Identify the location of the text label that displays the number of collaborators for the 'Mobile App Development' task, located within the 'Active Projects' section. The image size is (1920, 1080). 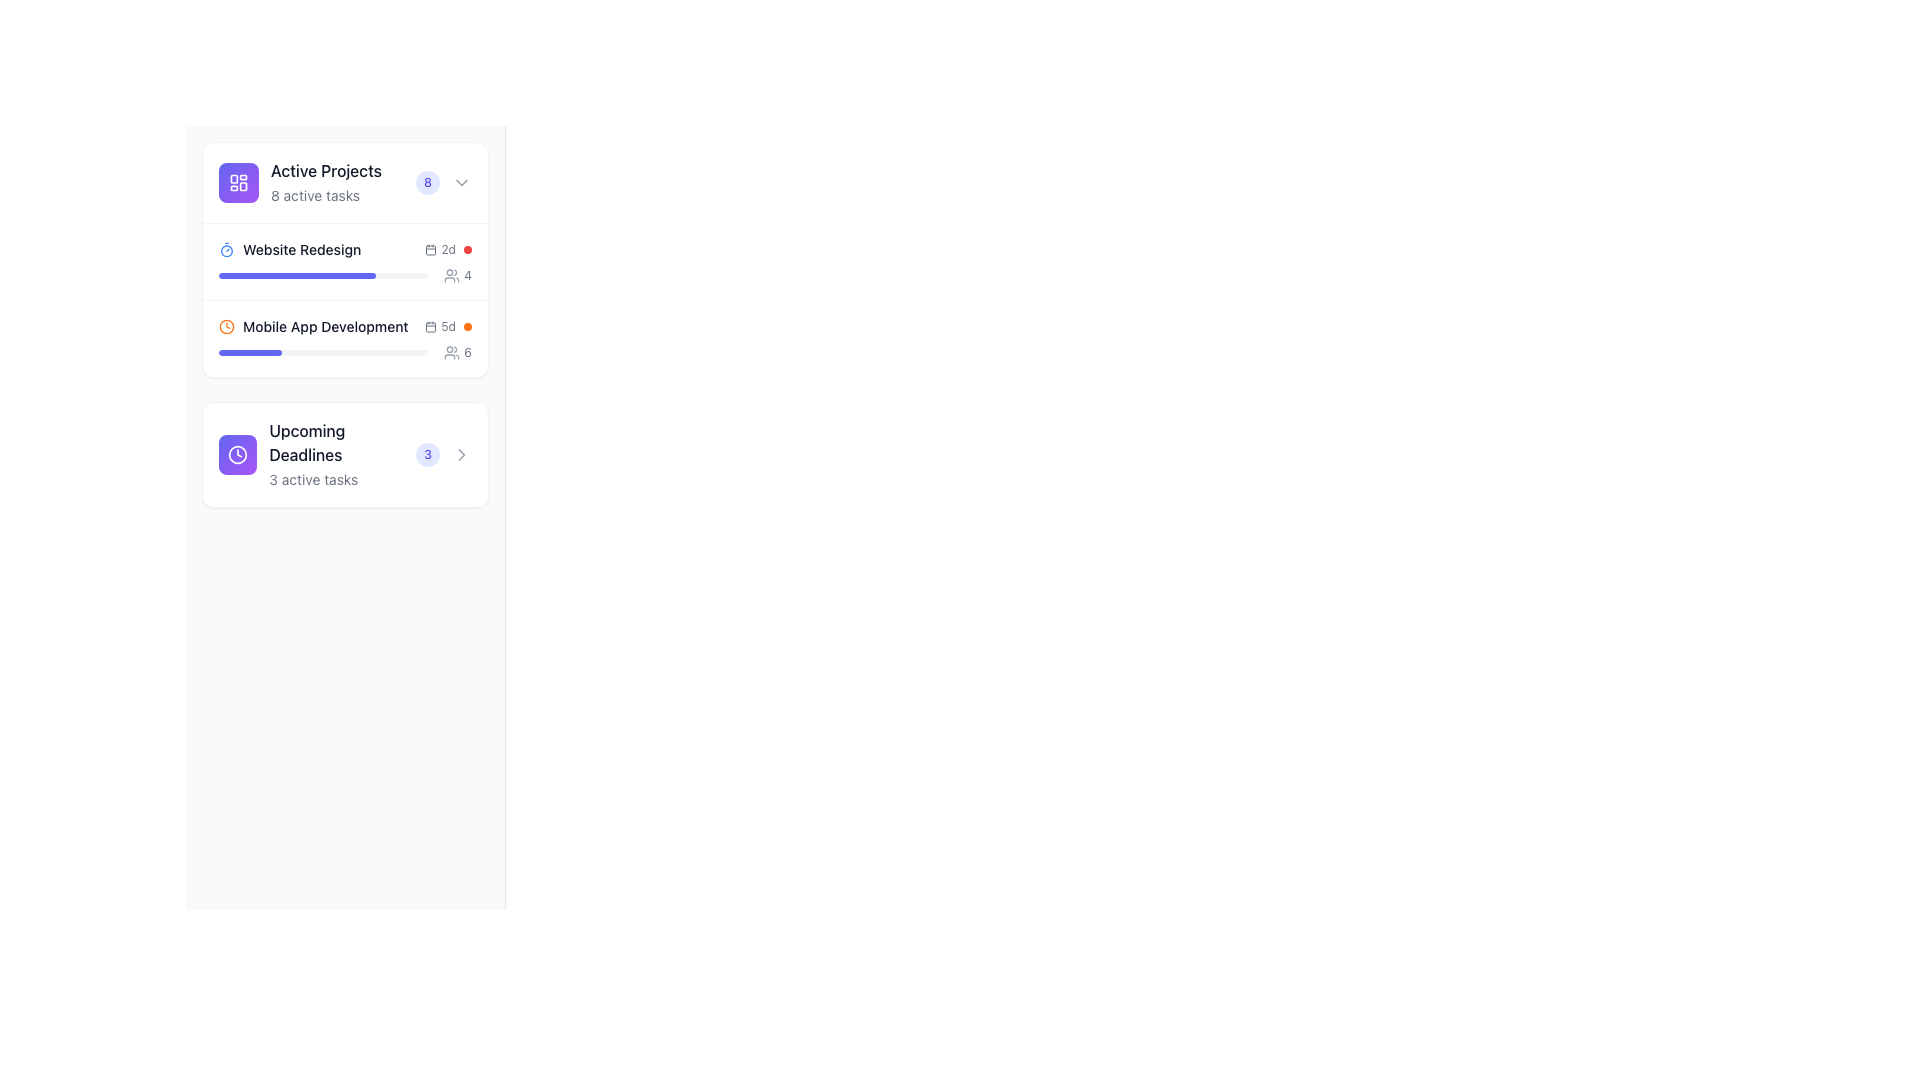
(467, 276).